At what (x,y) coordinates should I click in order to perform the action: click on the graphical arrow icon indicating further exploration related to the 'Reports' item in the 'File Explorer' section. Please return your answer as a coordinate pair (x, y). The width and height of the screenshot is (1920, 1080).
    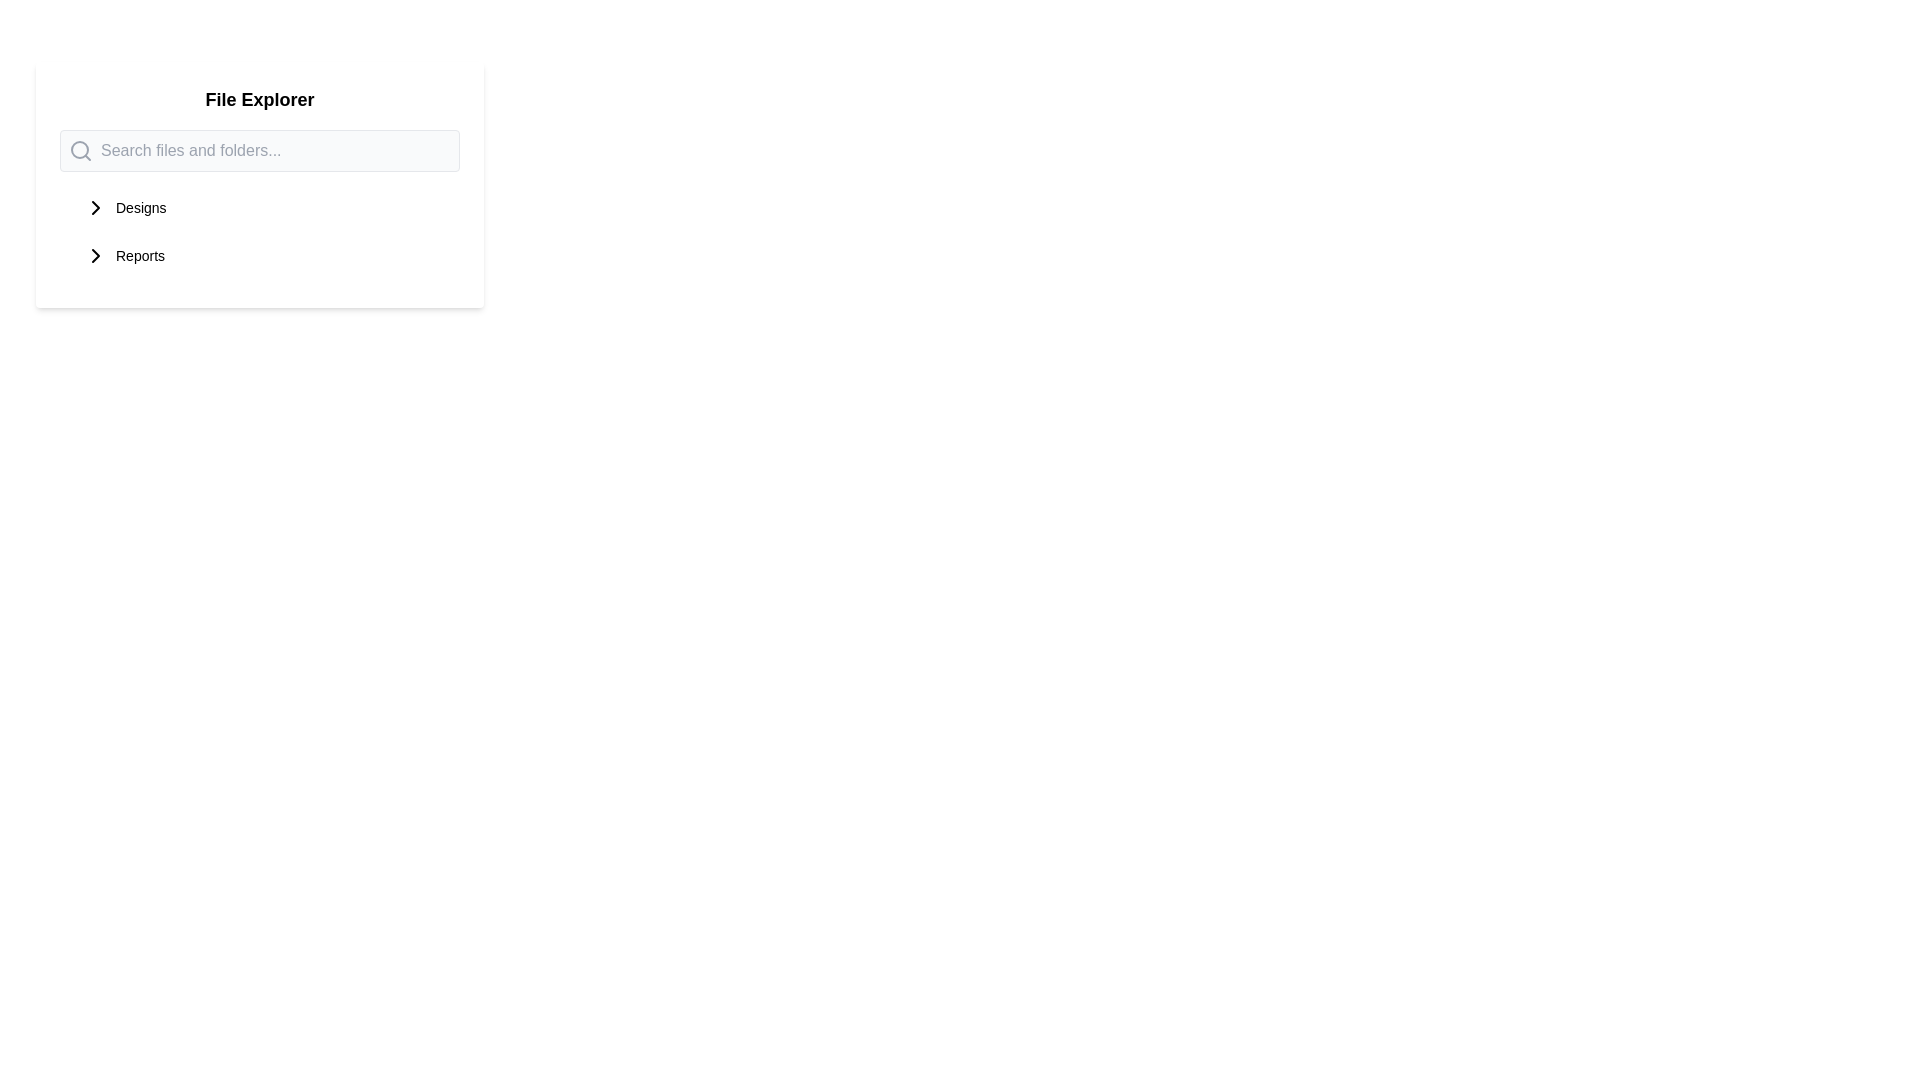
    Looking at the image, I should click on (95, 254).